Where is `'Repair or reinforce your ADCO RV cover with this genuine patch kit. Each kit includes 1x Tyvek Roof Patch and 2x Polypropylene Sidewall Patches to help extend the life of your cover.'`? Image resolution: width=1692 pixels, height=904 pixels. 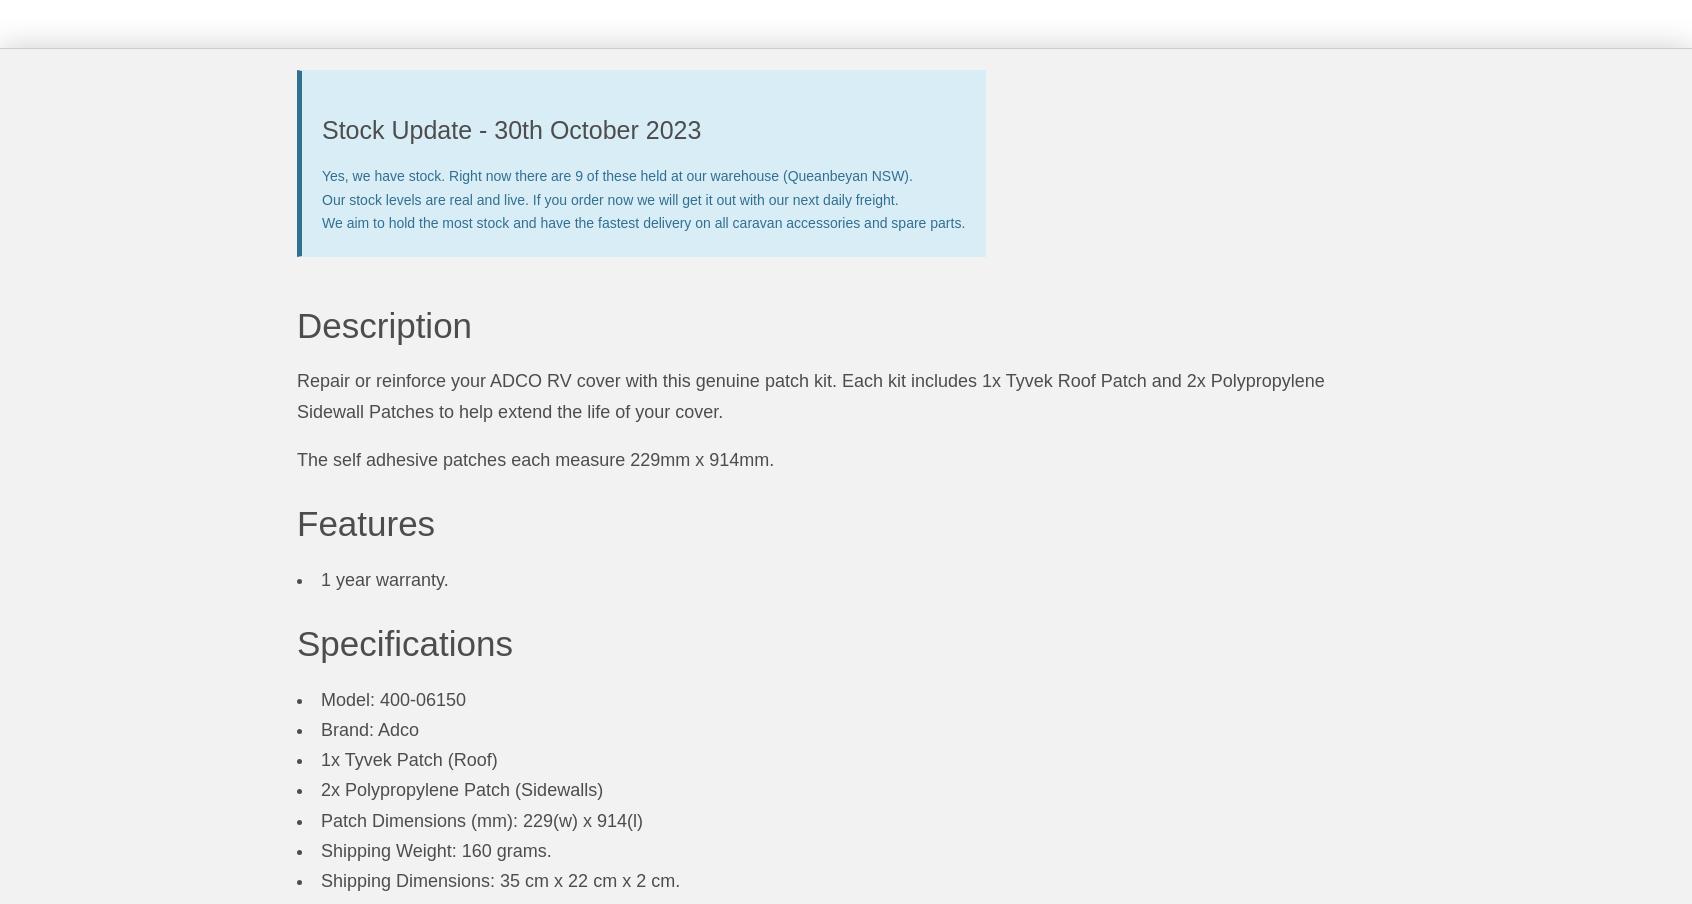
'Repair or reinforce your ADCO RV cover with this genuine patch kit. Each kit includes 1x Tyvek Roof Patch and 2x Polypropylene Sidewall Patches to help extend the life of your cover.' is located at coordinates (810, 396).